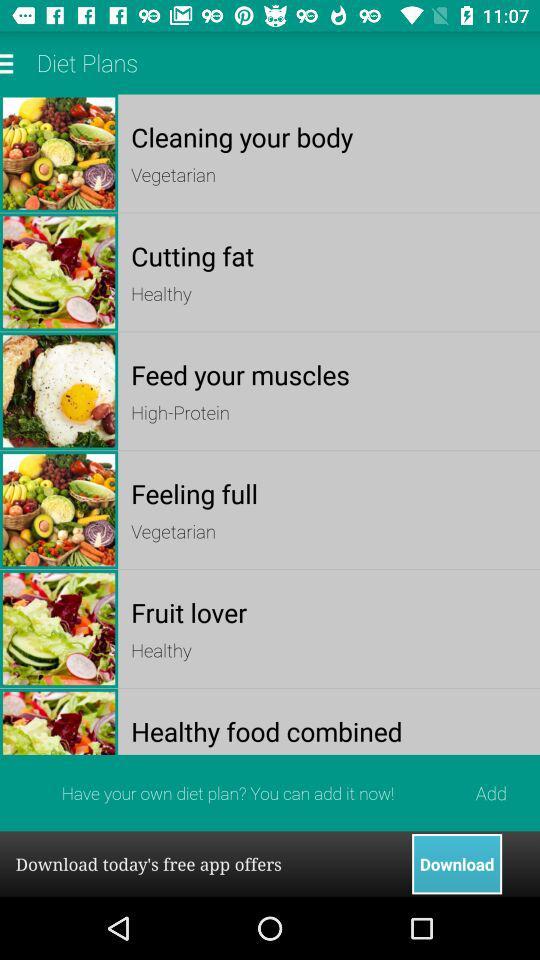 This screenshot has height=960, width=540. I want to click on fruit lover app, so click(329, 611).